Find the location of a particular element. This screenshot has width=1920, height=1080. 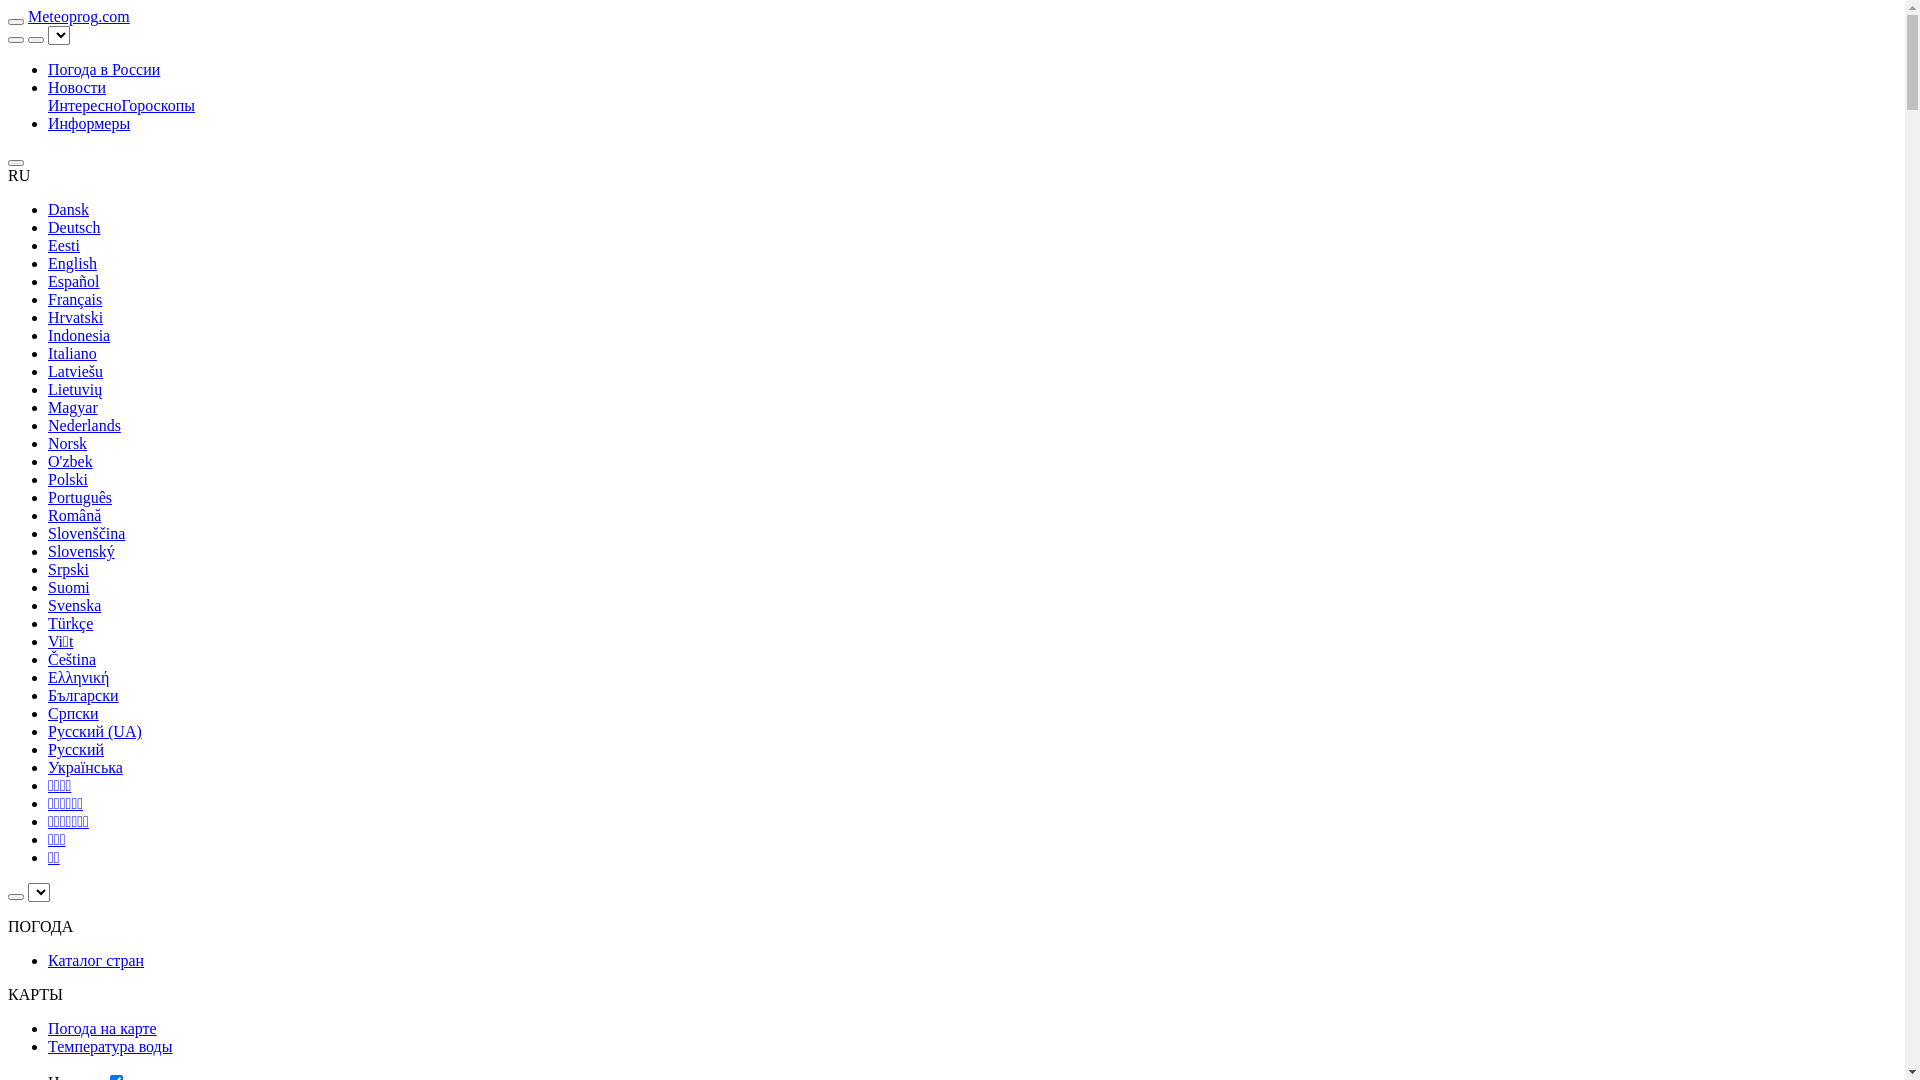

'Nederlands' is located at coordinates (83, 424).